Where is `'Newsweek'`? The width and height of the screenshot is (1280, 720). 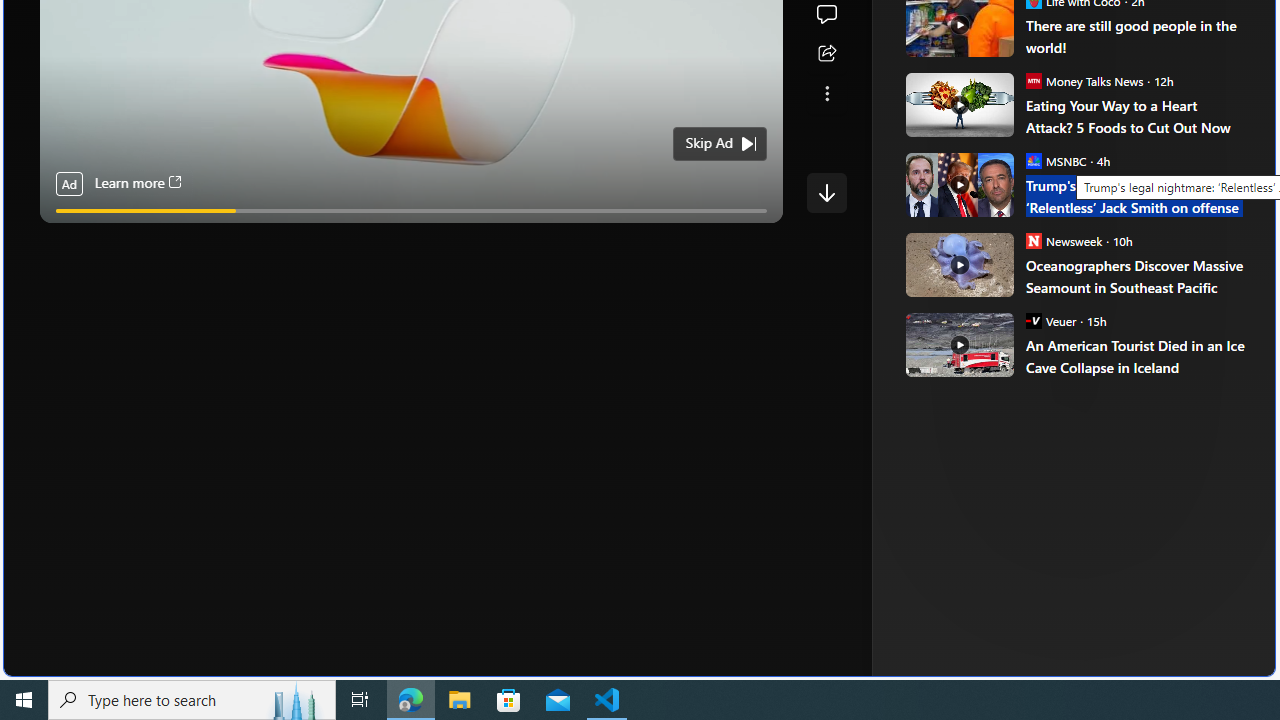
'Newsweek' is located at coordinates (1033, 239).